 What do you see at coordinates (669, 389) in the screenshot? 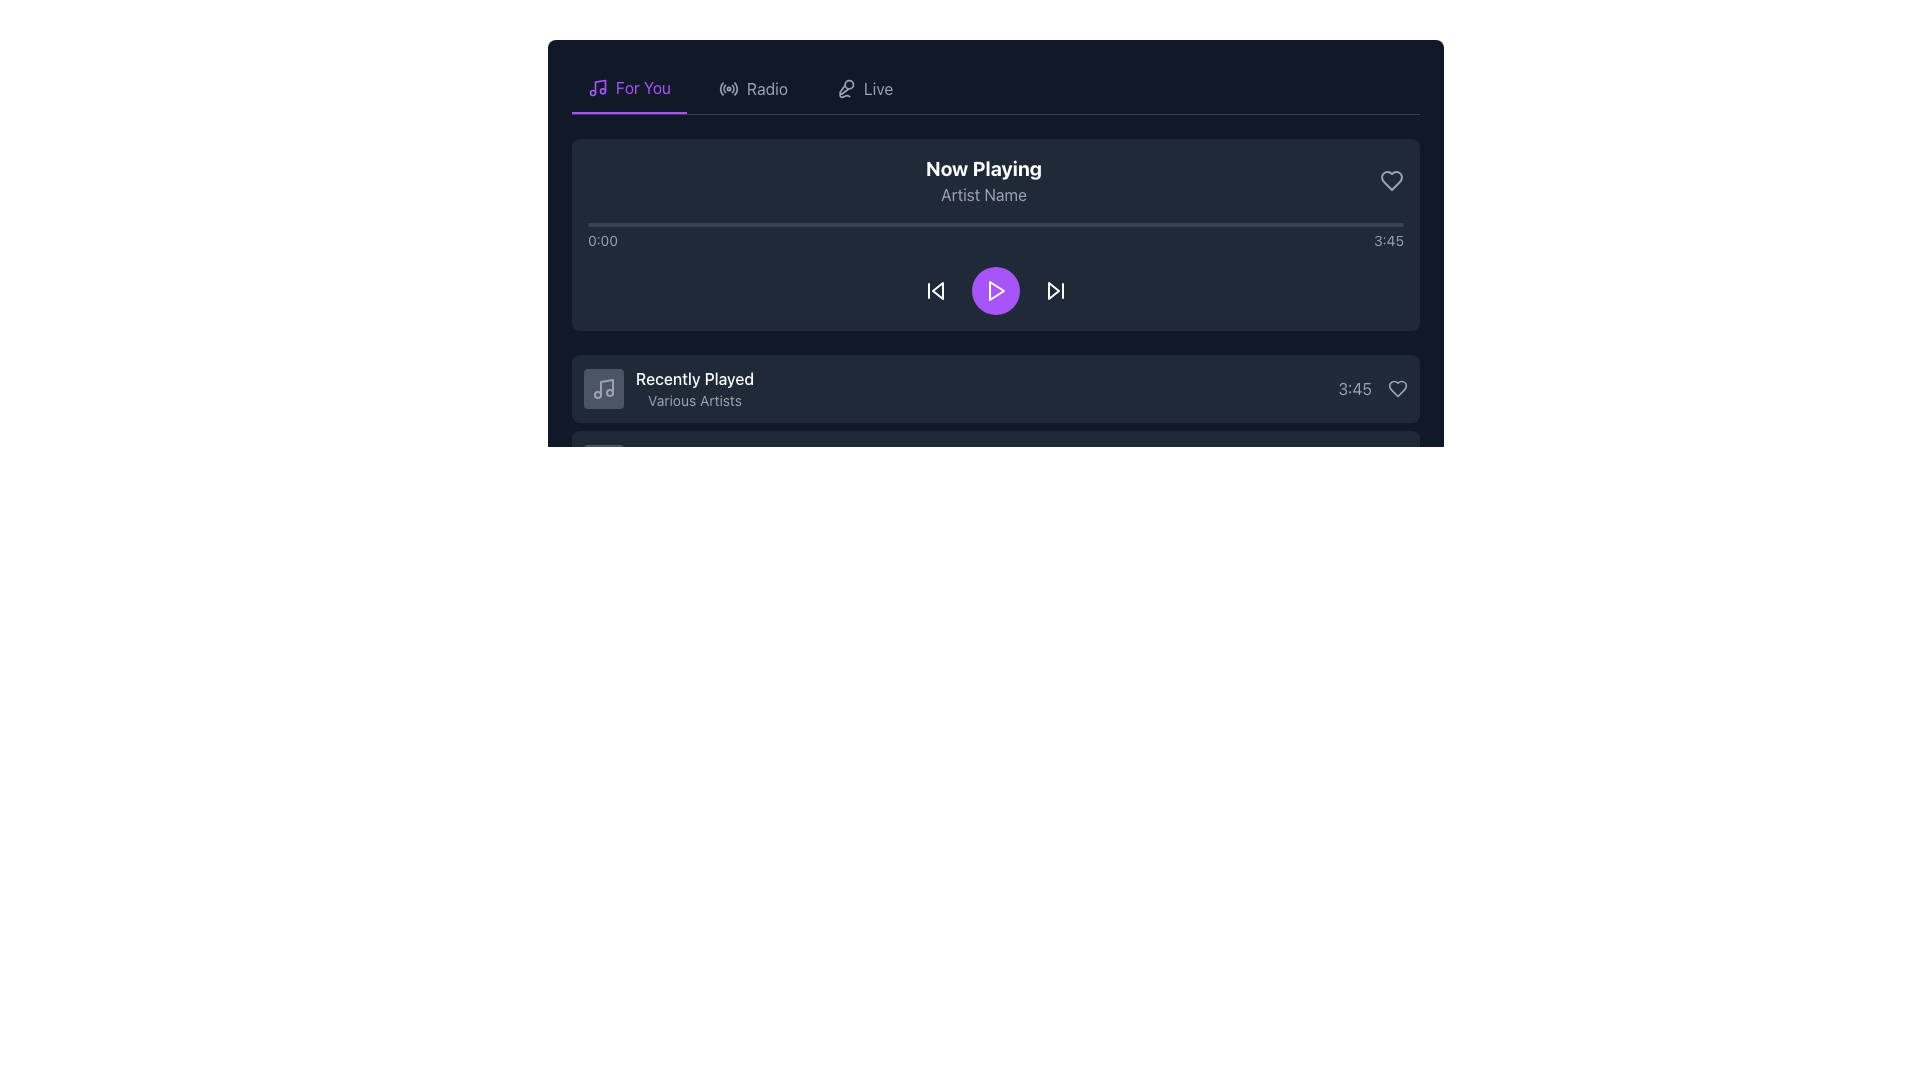
I see `the 'Recently Played' list item element, which features a bold title and a music icon` at bounding box center [669, 389].